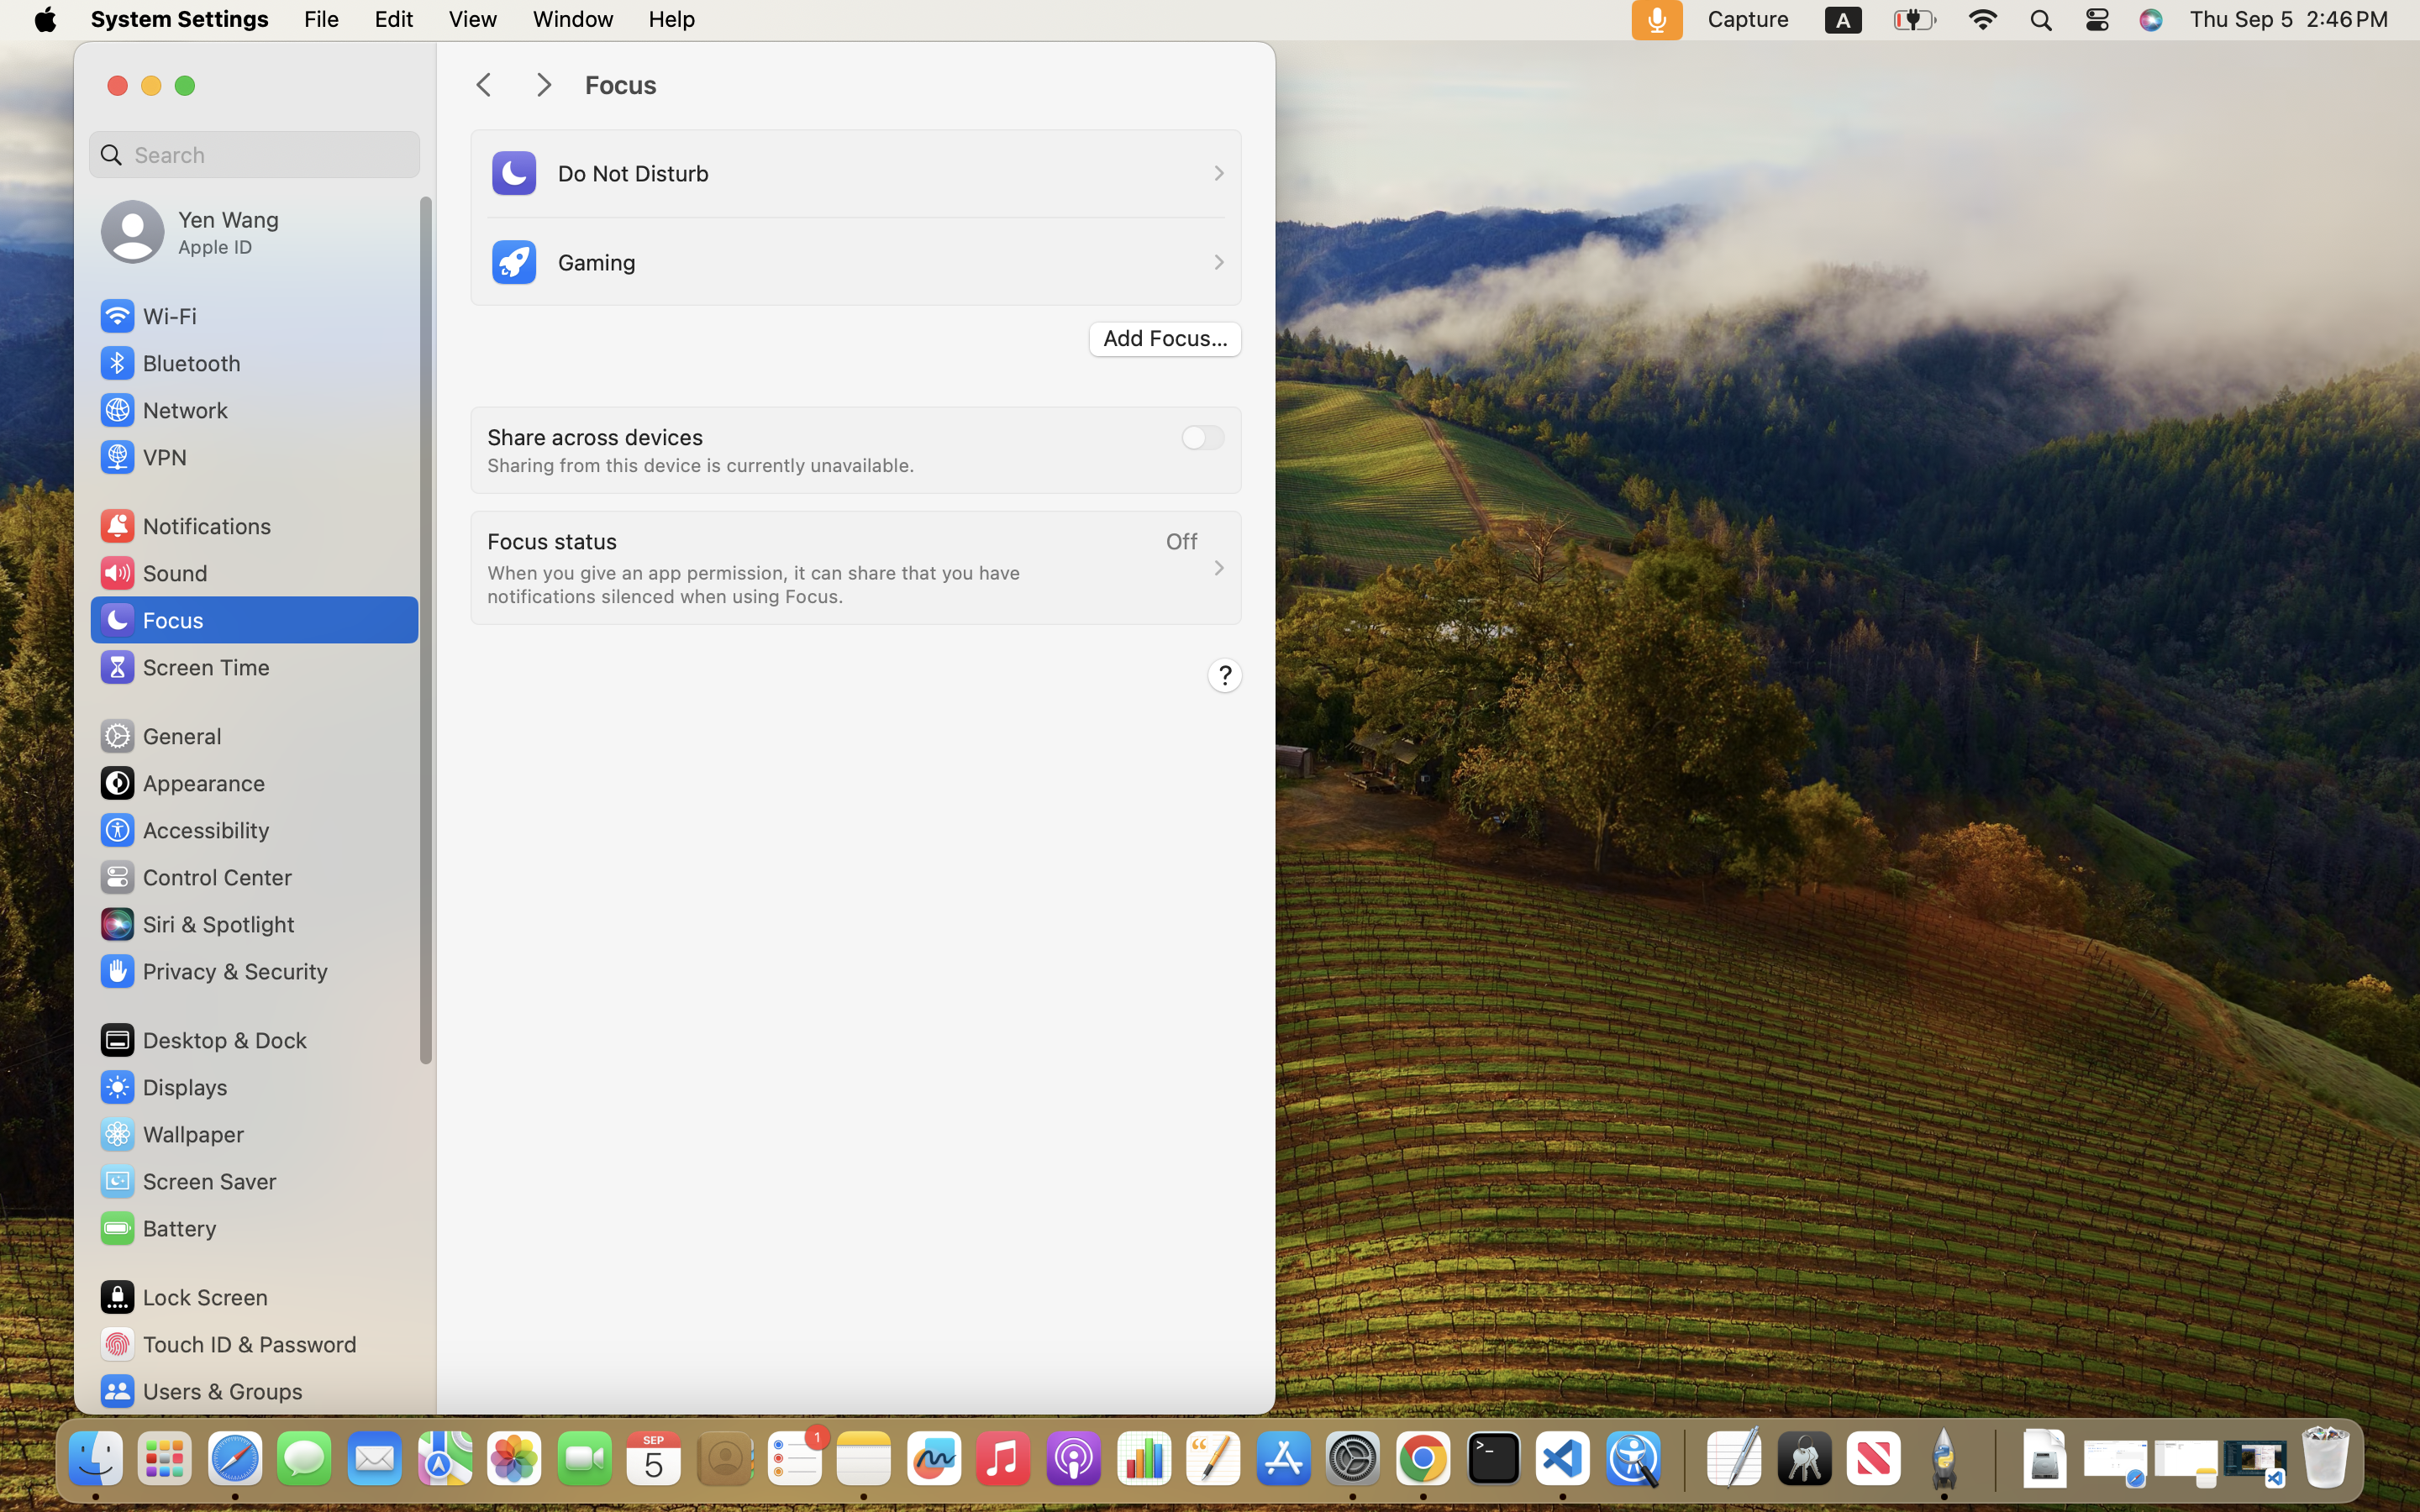  I want to click on 'Touch ID & Password', so click(228, 1343).